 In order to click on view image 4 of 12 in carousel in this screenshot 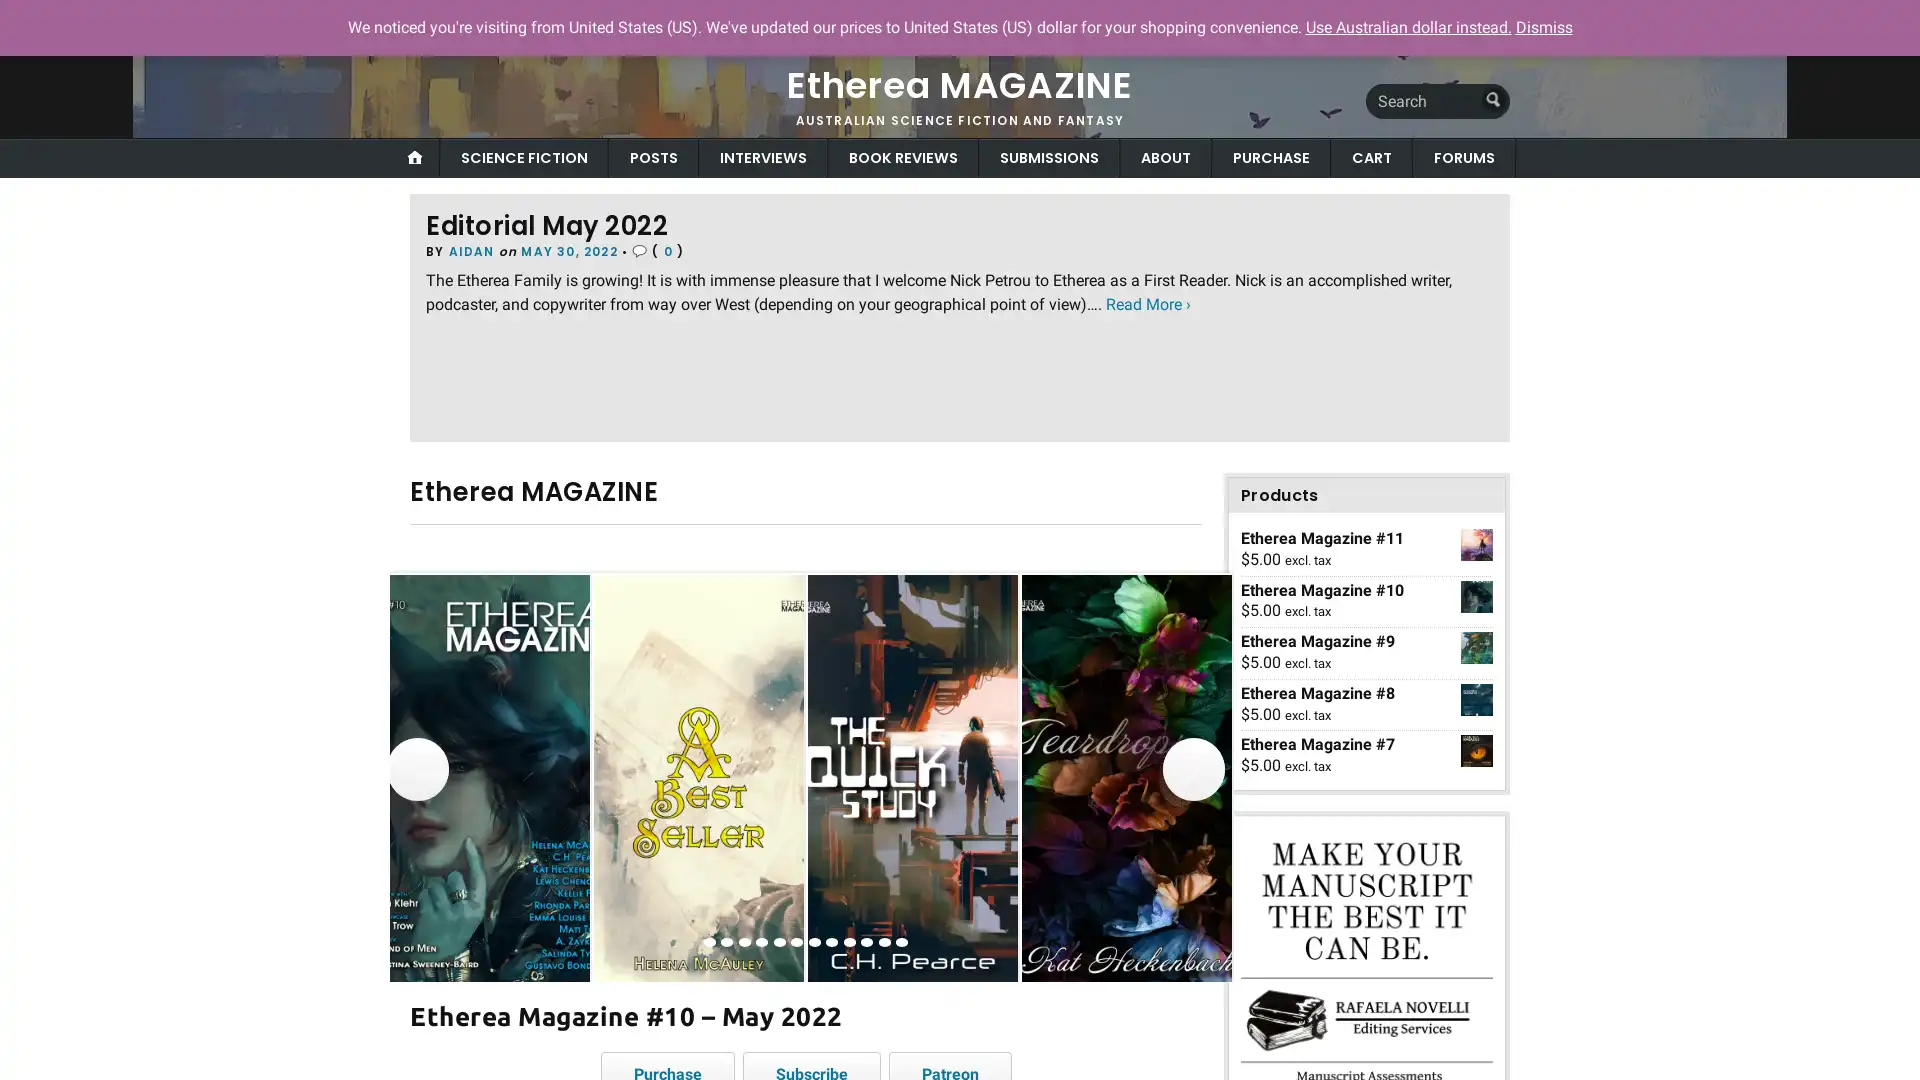, I will do `click(761, 941)`.